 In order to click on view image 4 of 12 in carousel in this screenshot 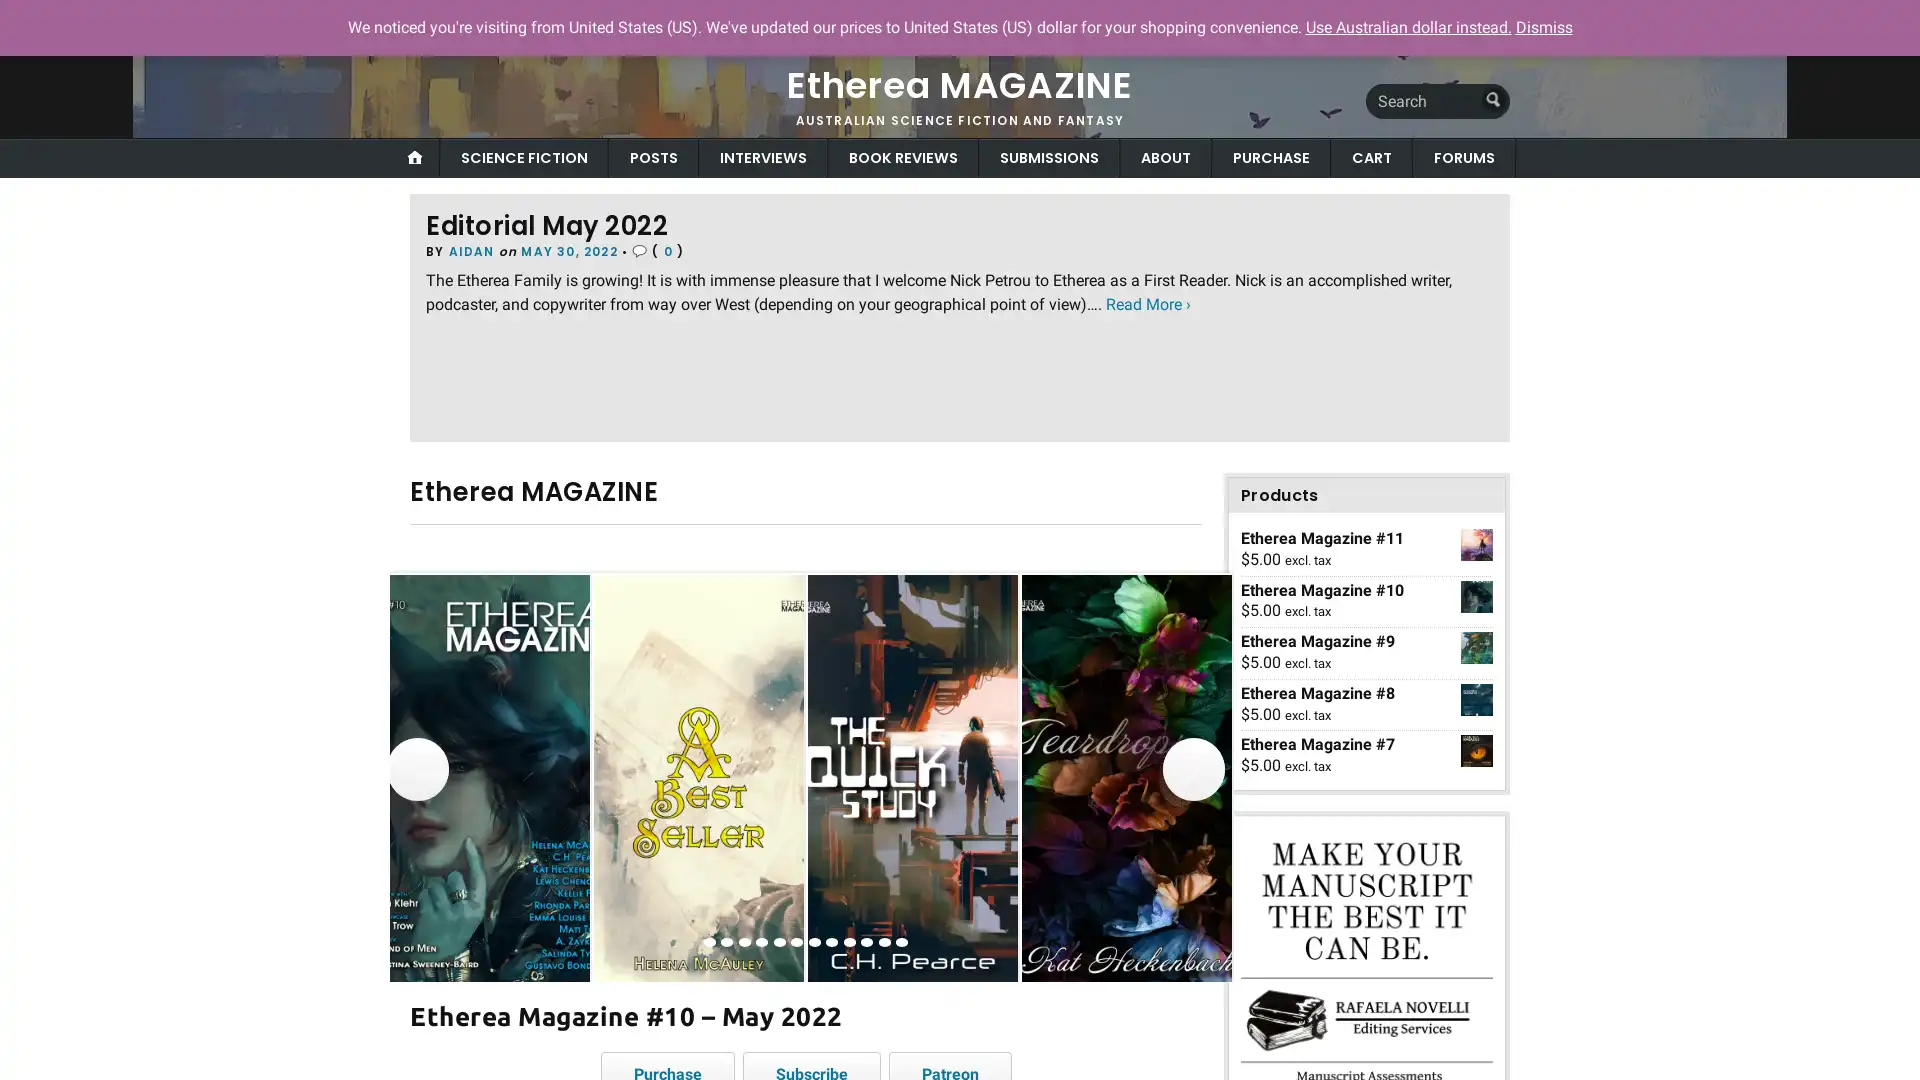, I will do `click(761, 941)`.